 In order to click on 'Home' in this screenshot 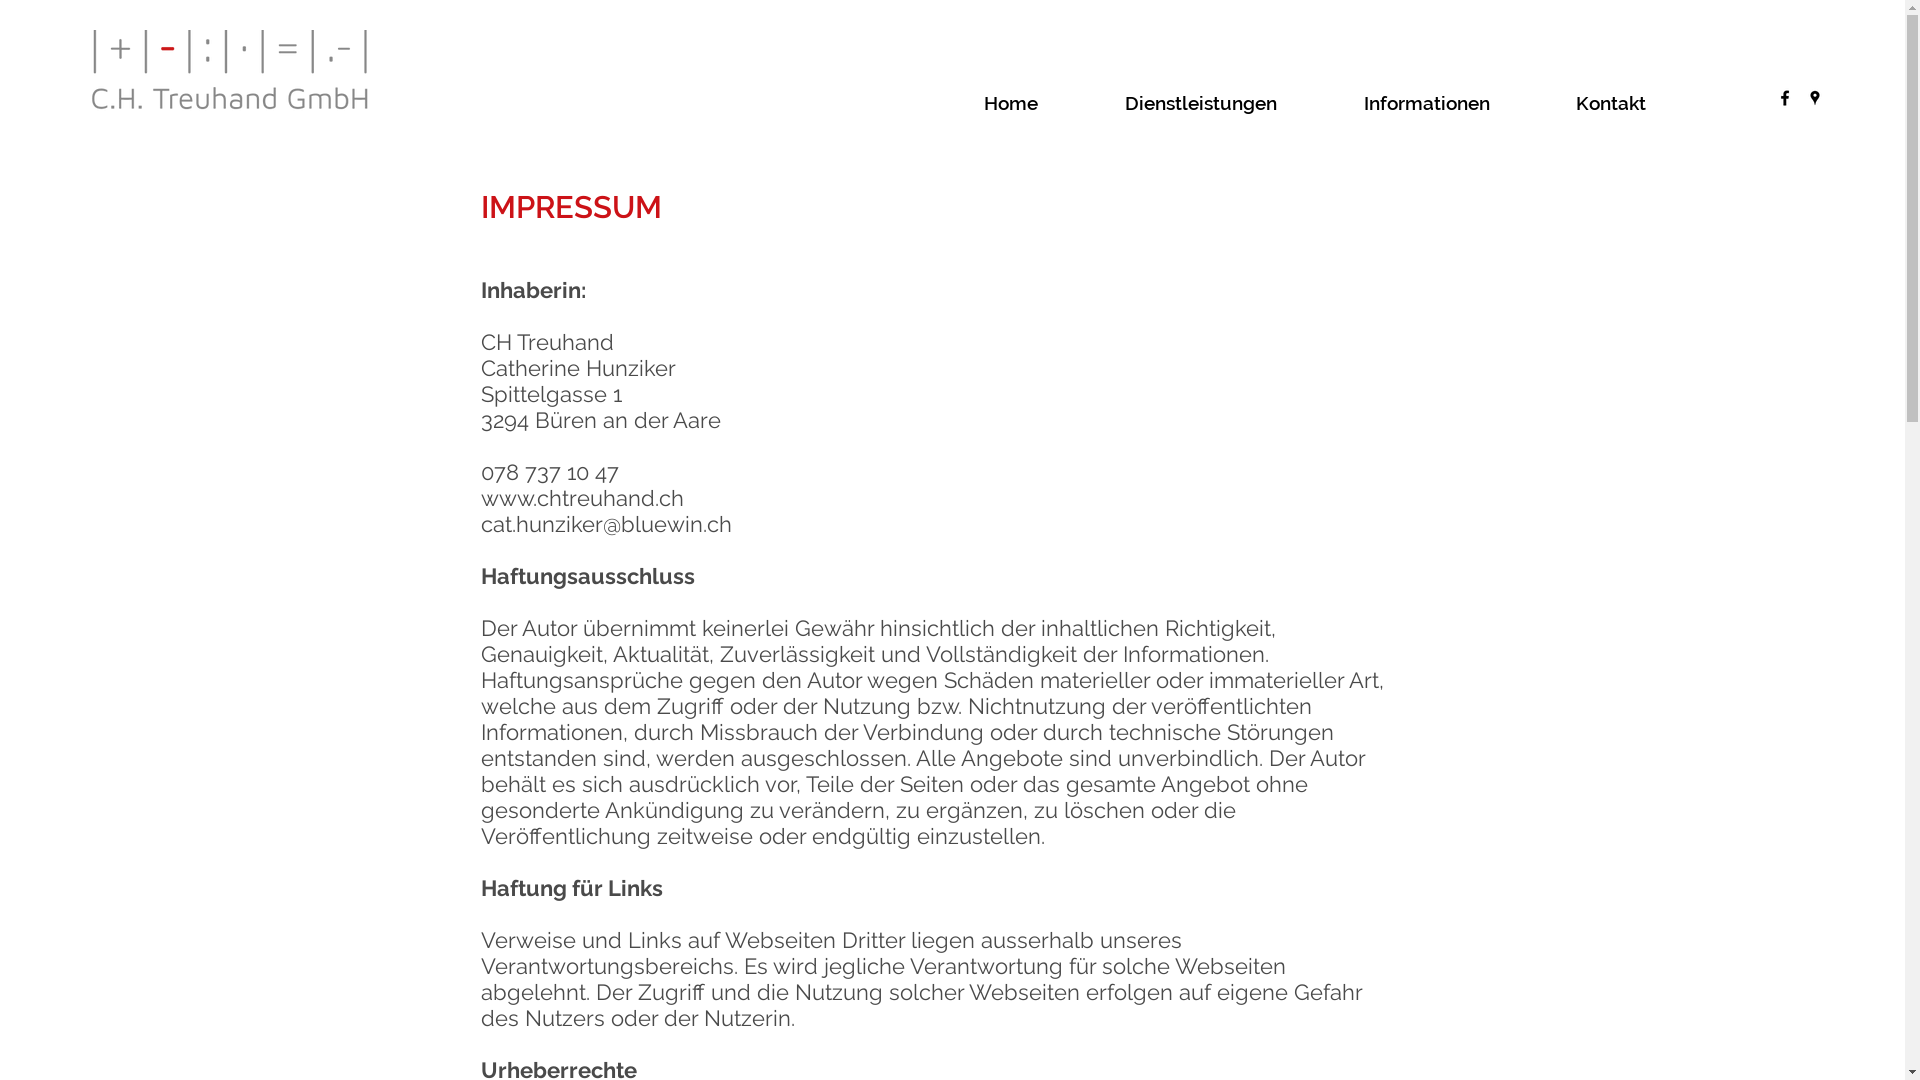, I will do `click(1043, 103)`.